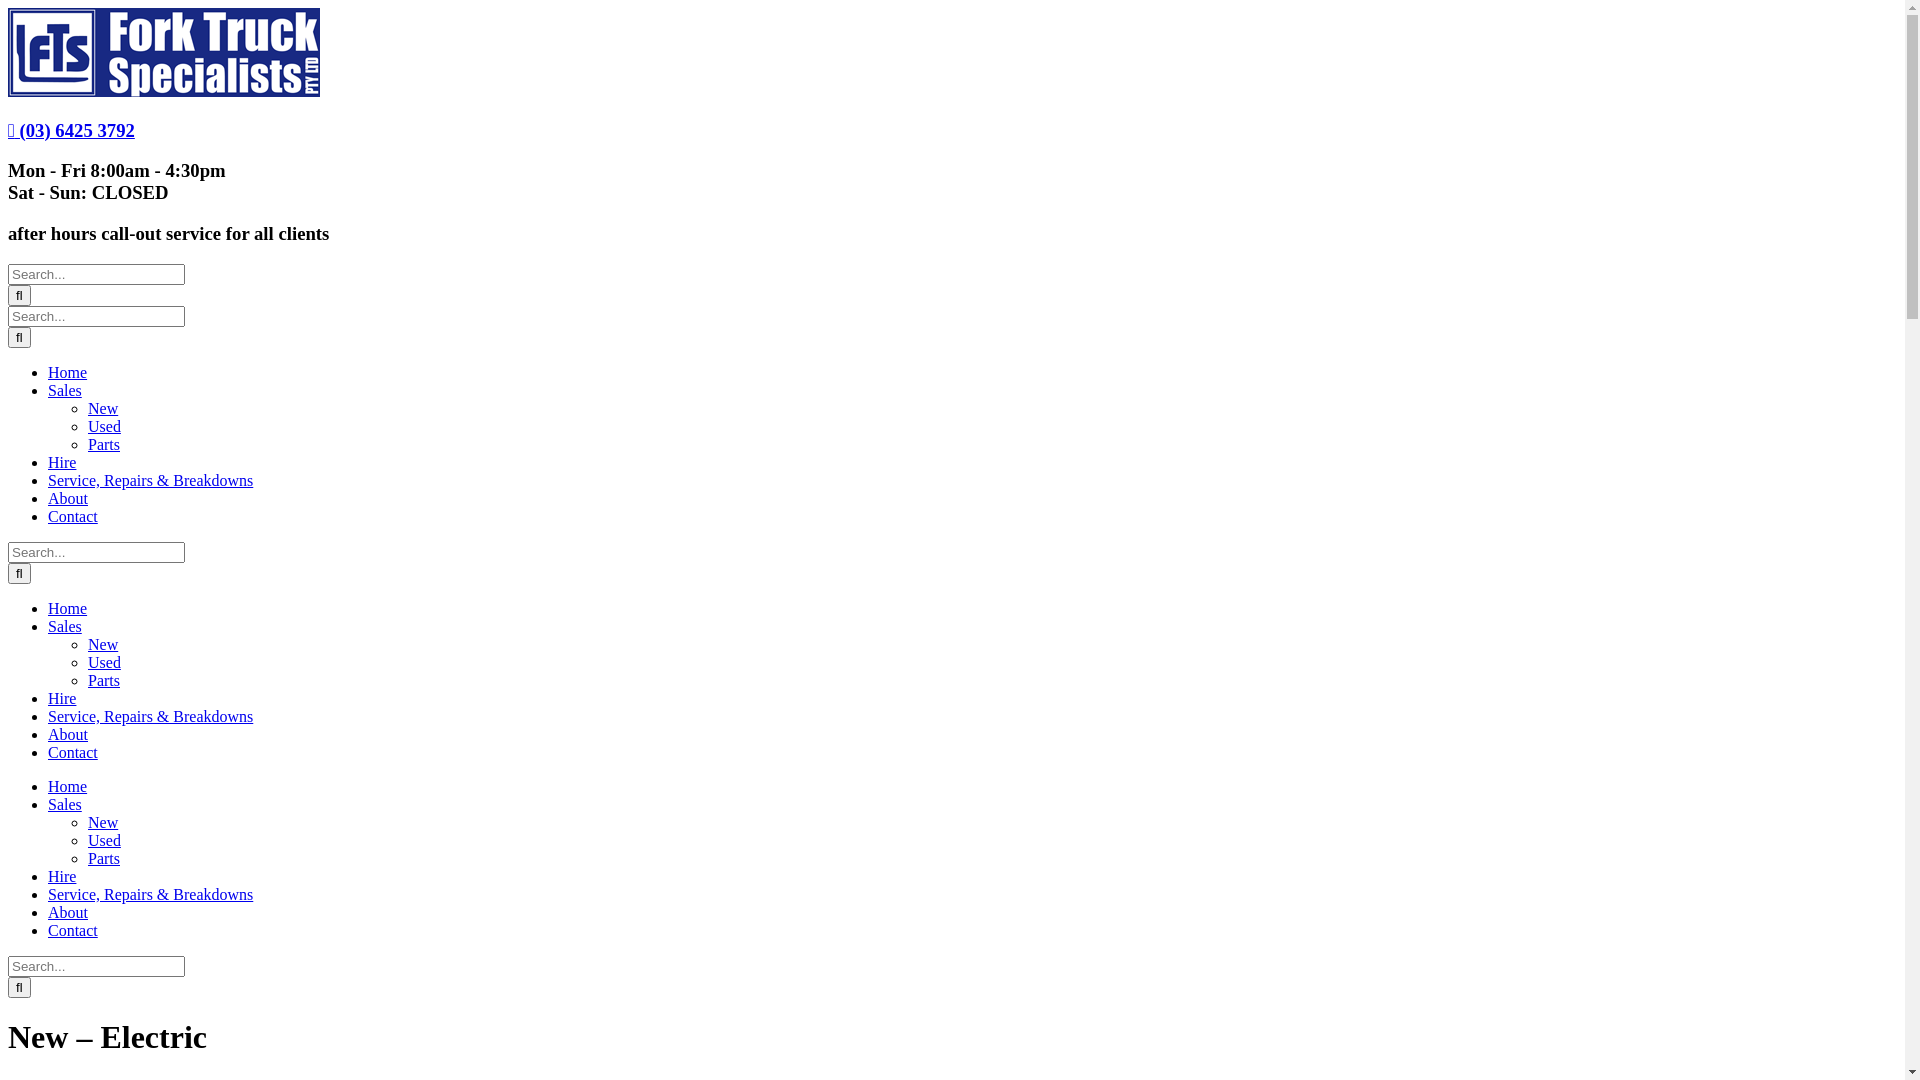 This screenshot has width=1920, height=1080. Describe the element at coordinates (149, 480) in the screenshot. I see `'Service, Repairs & Breakdowns'` at that location.